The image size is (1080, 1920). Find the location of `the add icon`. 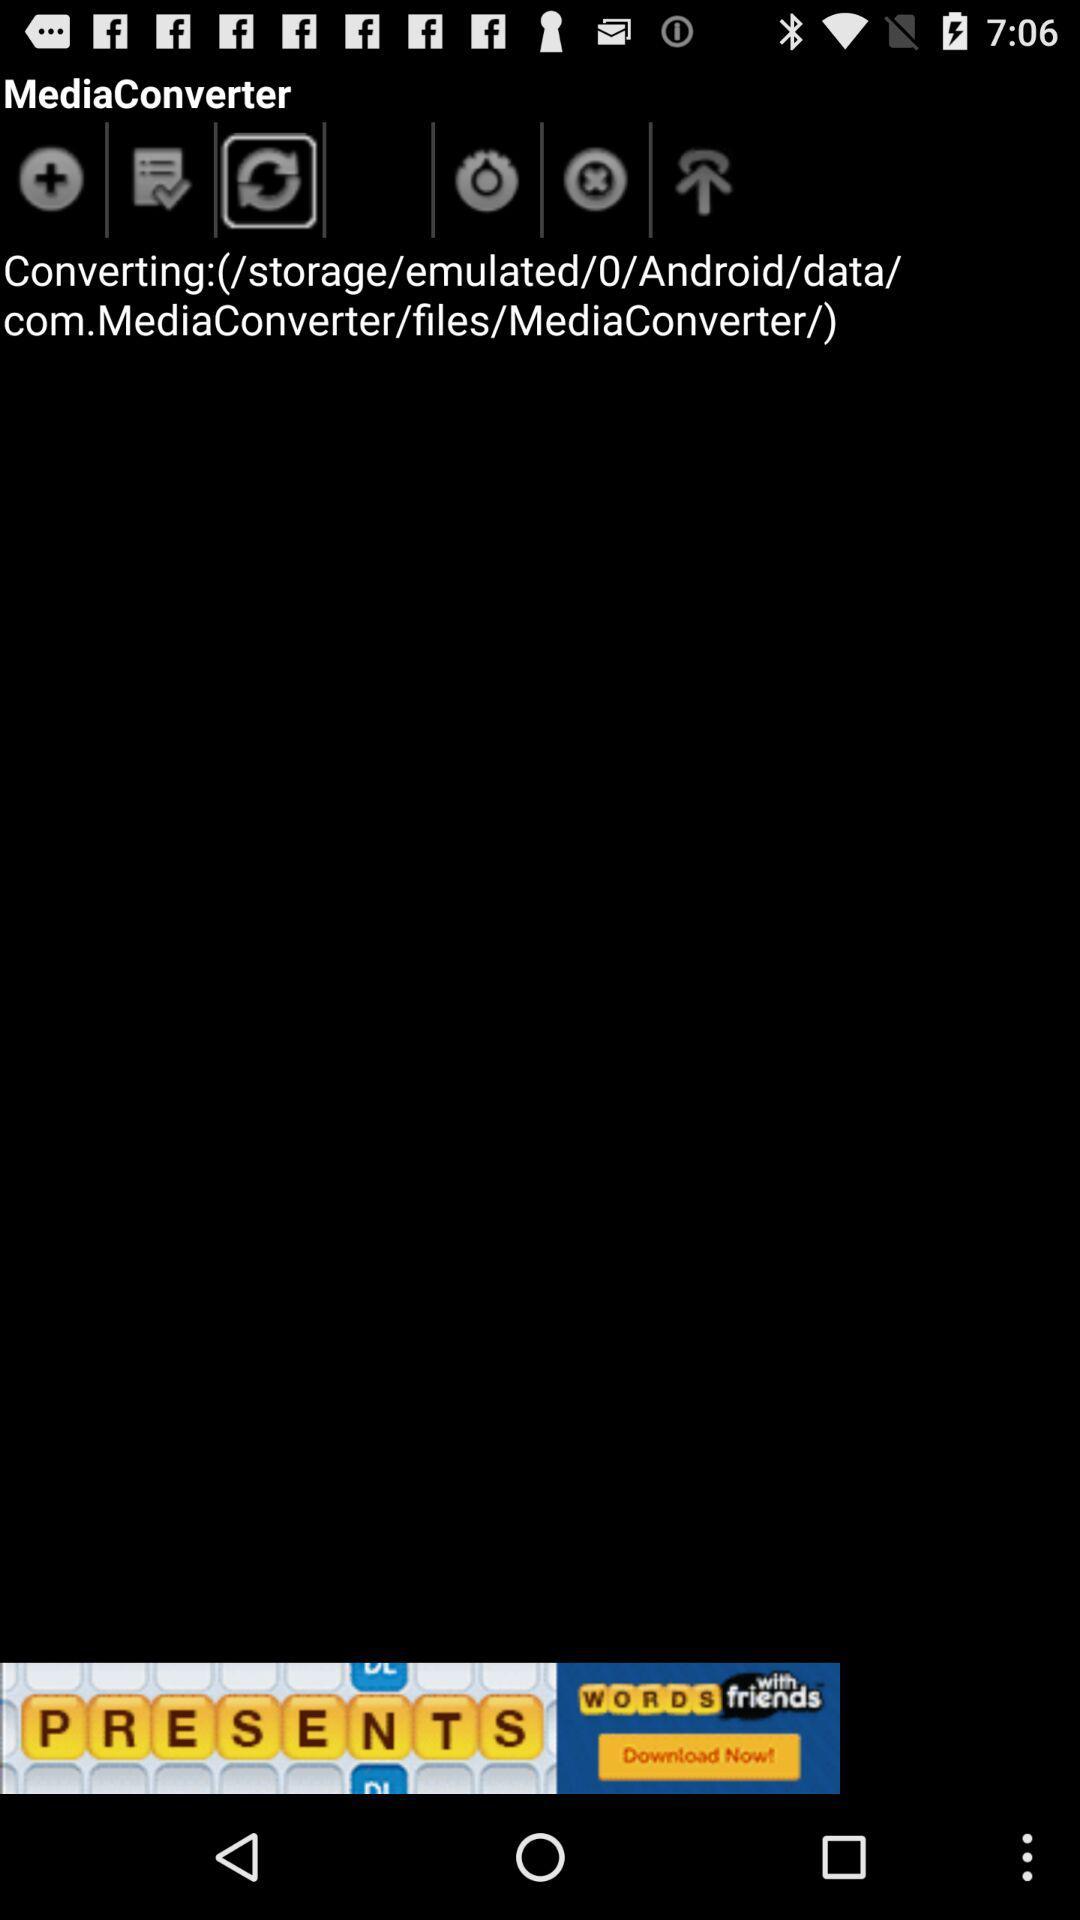

the add icon is located at coordinates (51, 198).